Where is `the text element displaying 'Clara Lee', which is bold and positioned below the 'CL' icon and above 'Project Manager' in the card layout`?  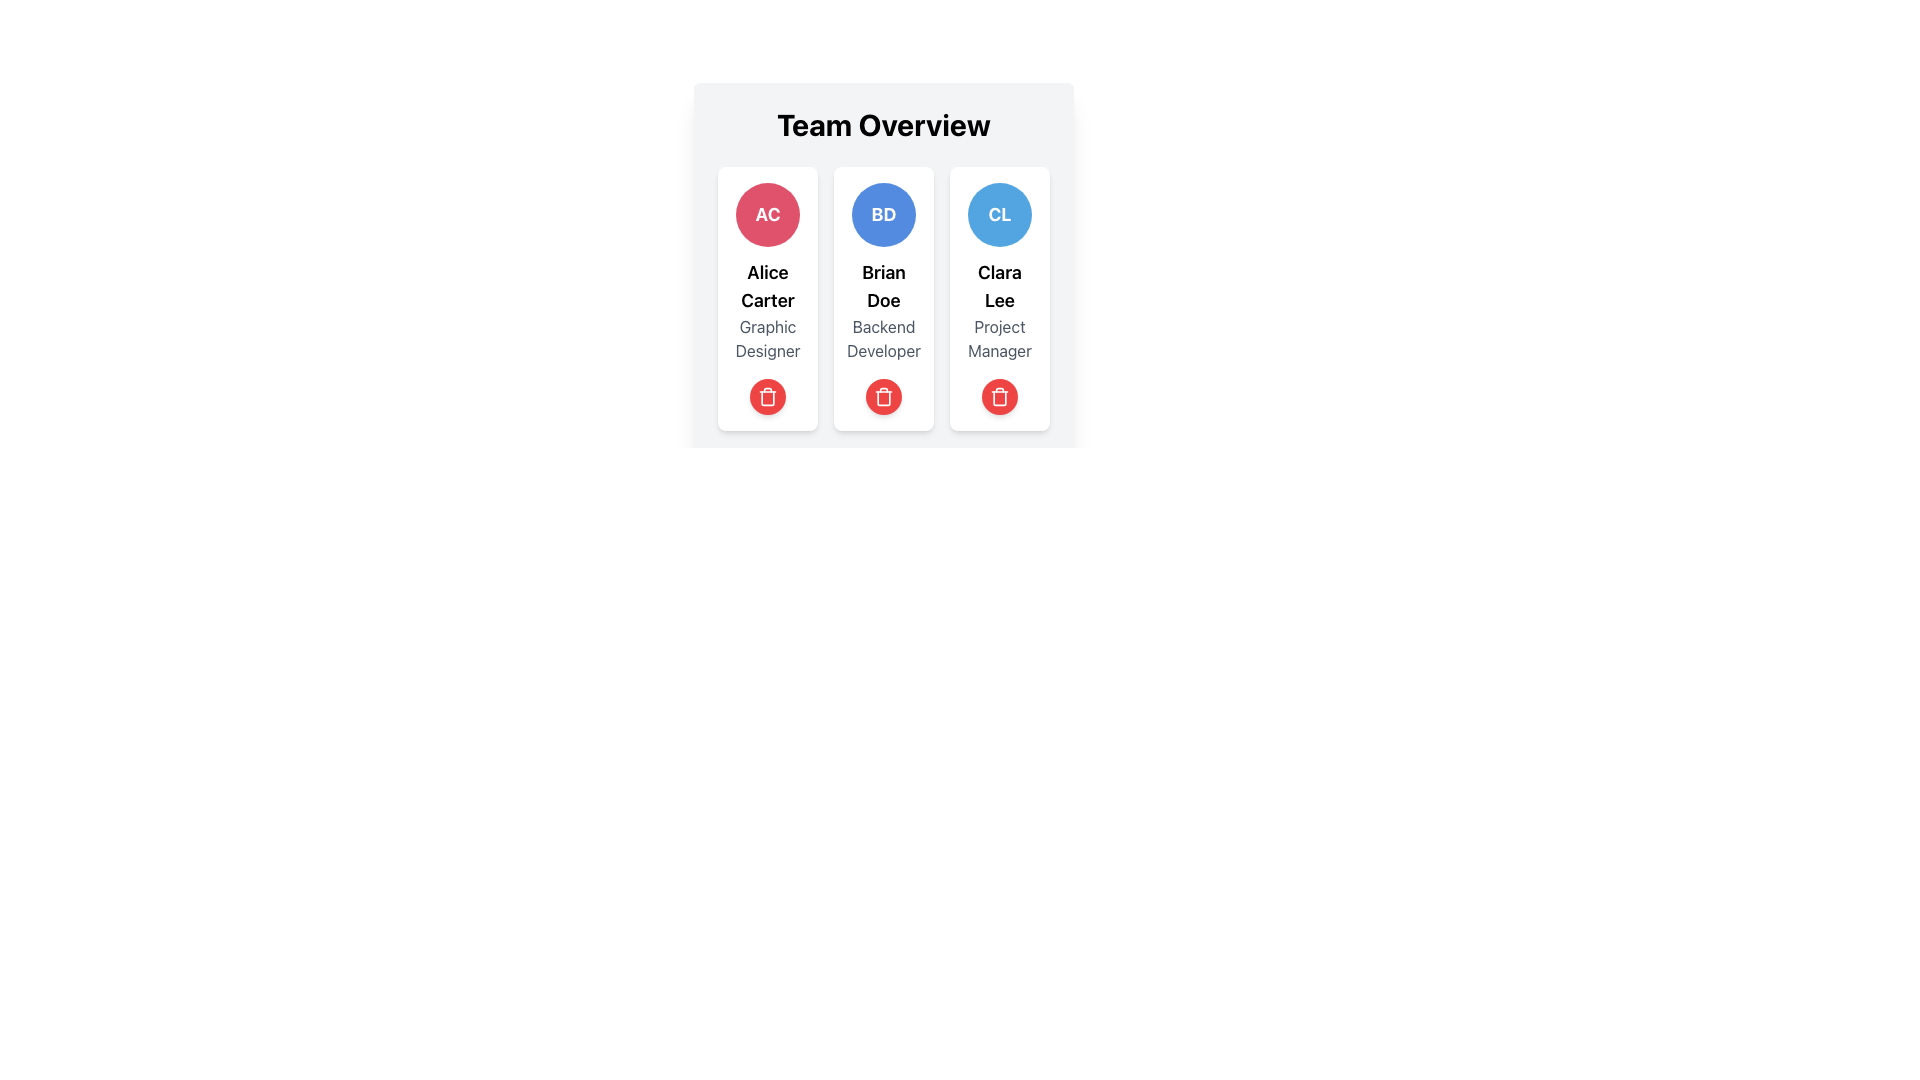
the text element displaying 'Clara Lee', which is bold and positioned below the 'CL' icon and above 'Project Manager' in the card layout is located at coordinates (999, 286).